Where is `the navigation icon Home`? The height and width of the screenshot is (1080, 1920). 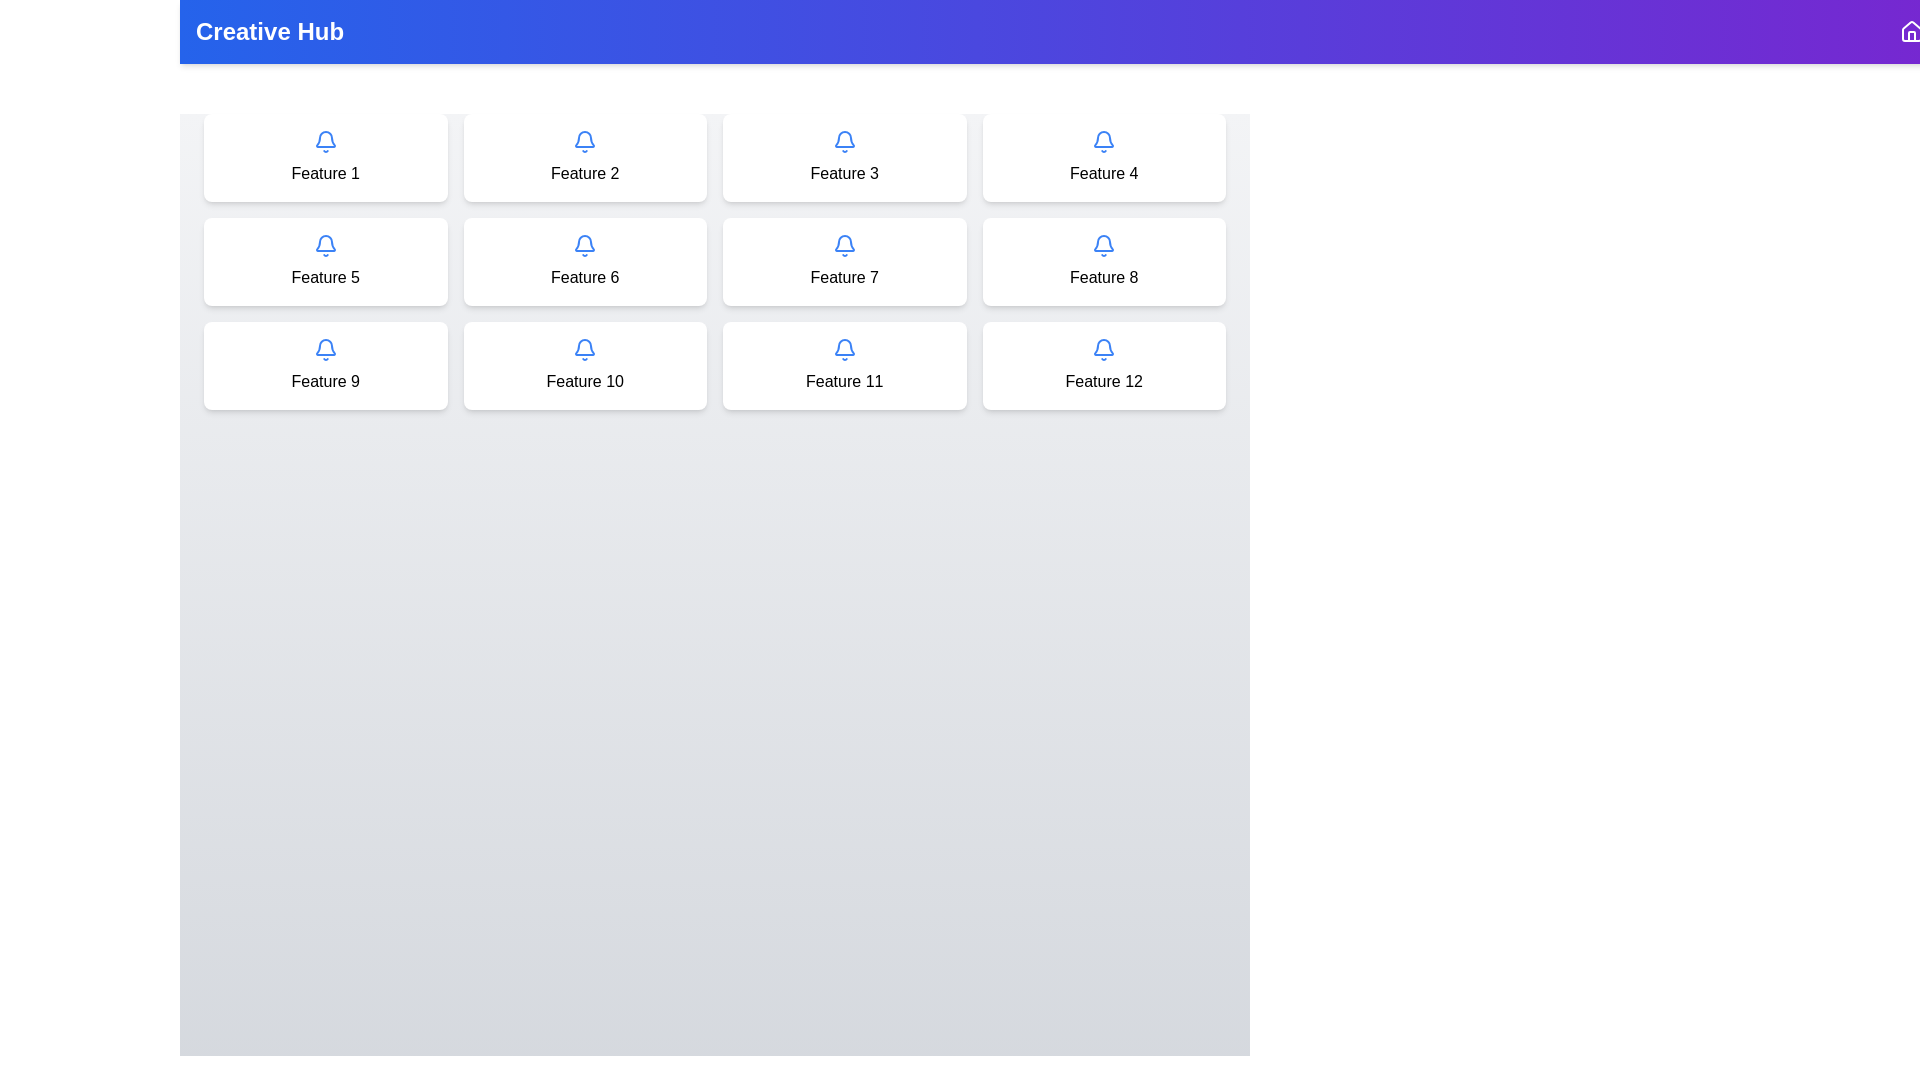
the navigation icon Home is located at coordinates (1910, 31).